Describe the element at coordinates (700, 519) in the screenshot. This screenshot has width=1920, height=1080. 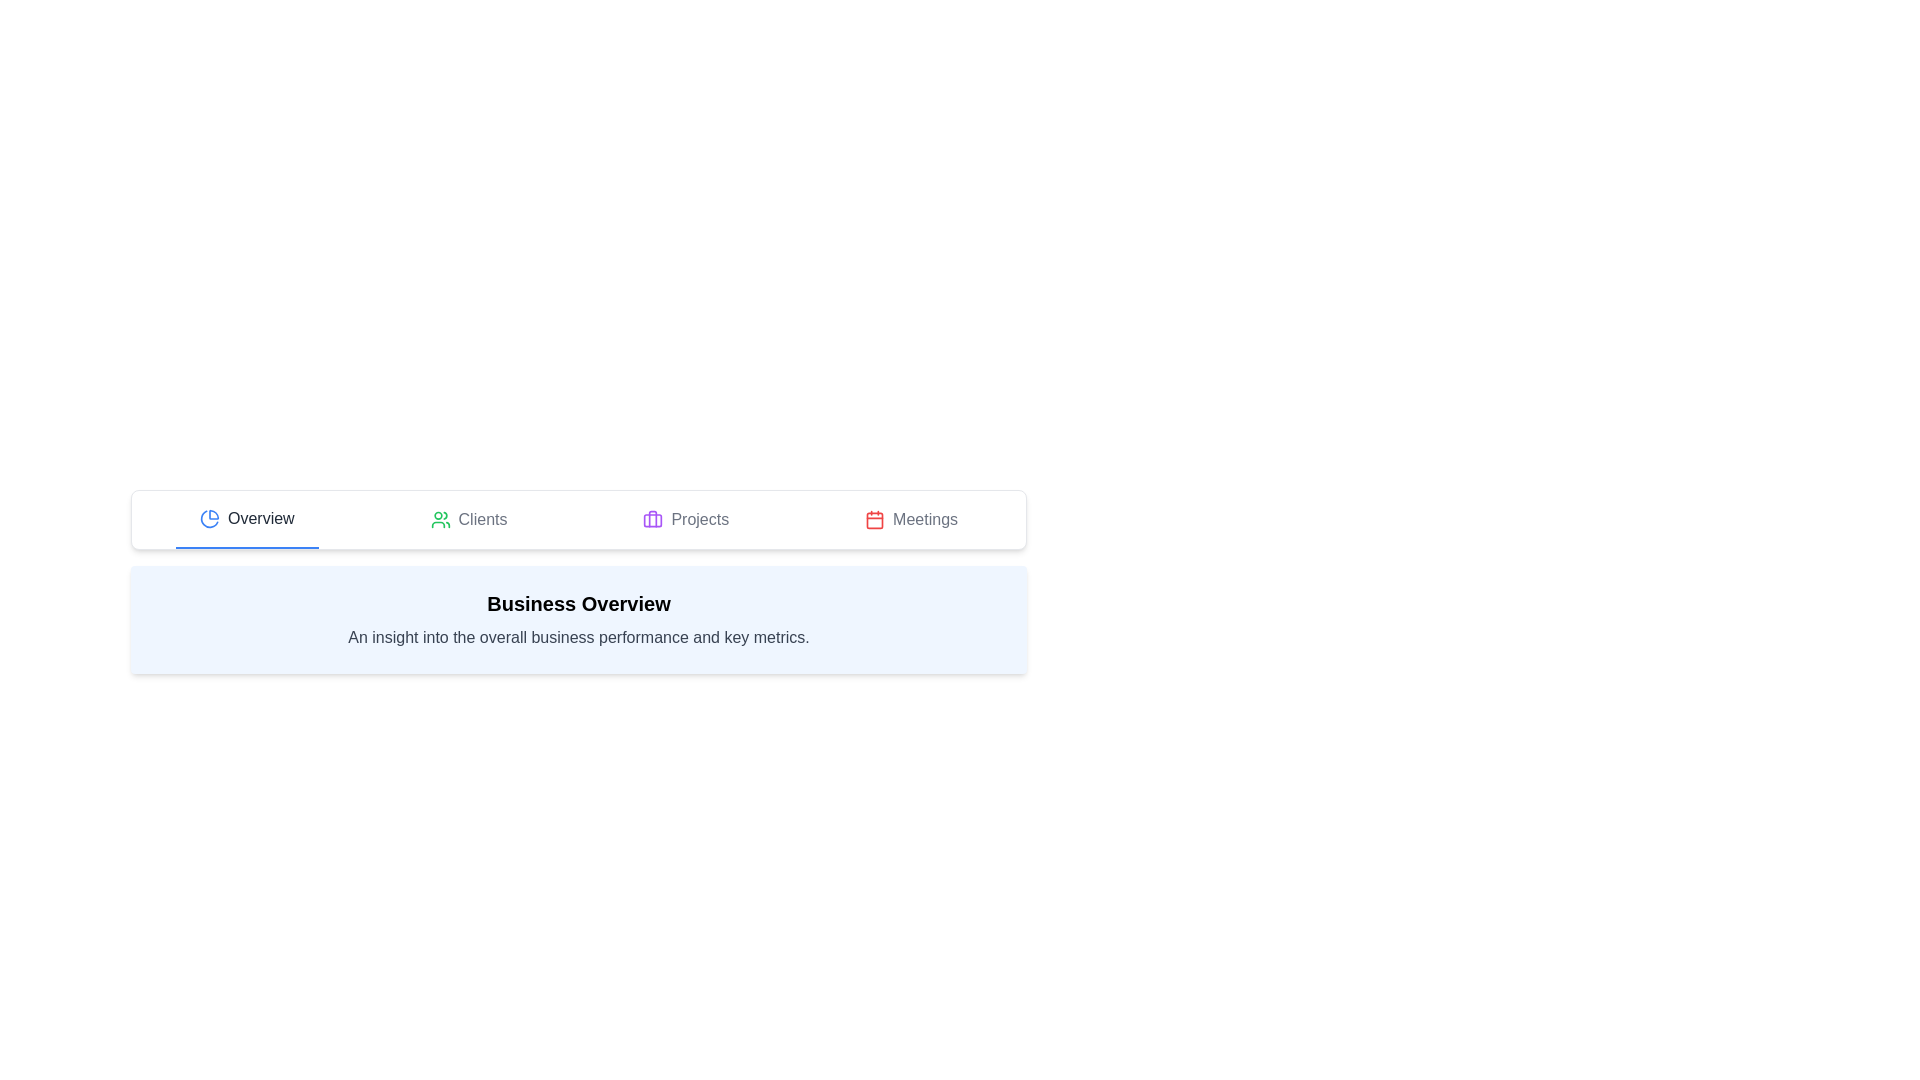
I see `the 'Projects' text label in the navigation menu` at that location.